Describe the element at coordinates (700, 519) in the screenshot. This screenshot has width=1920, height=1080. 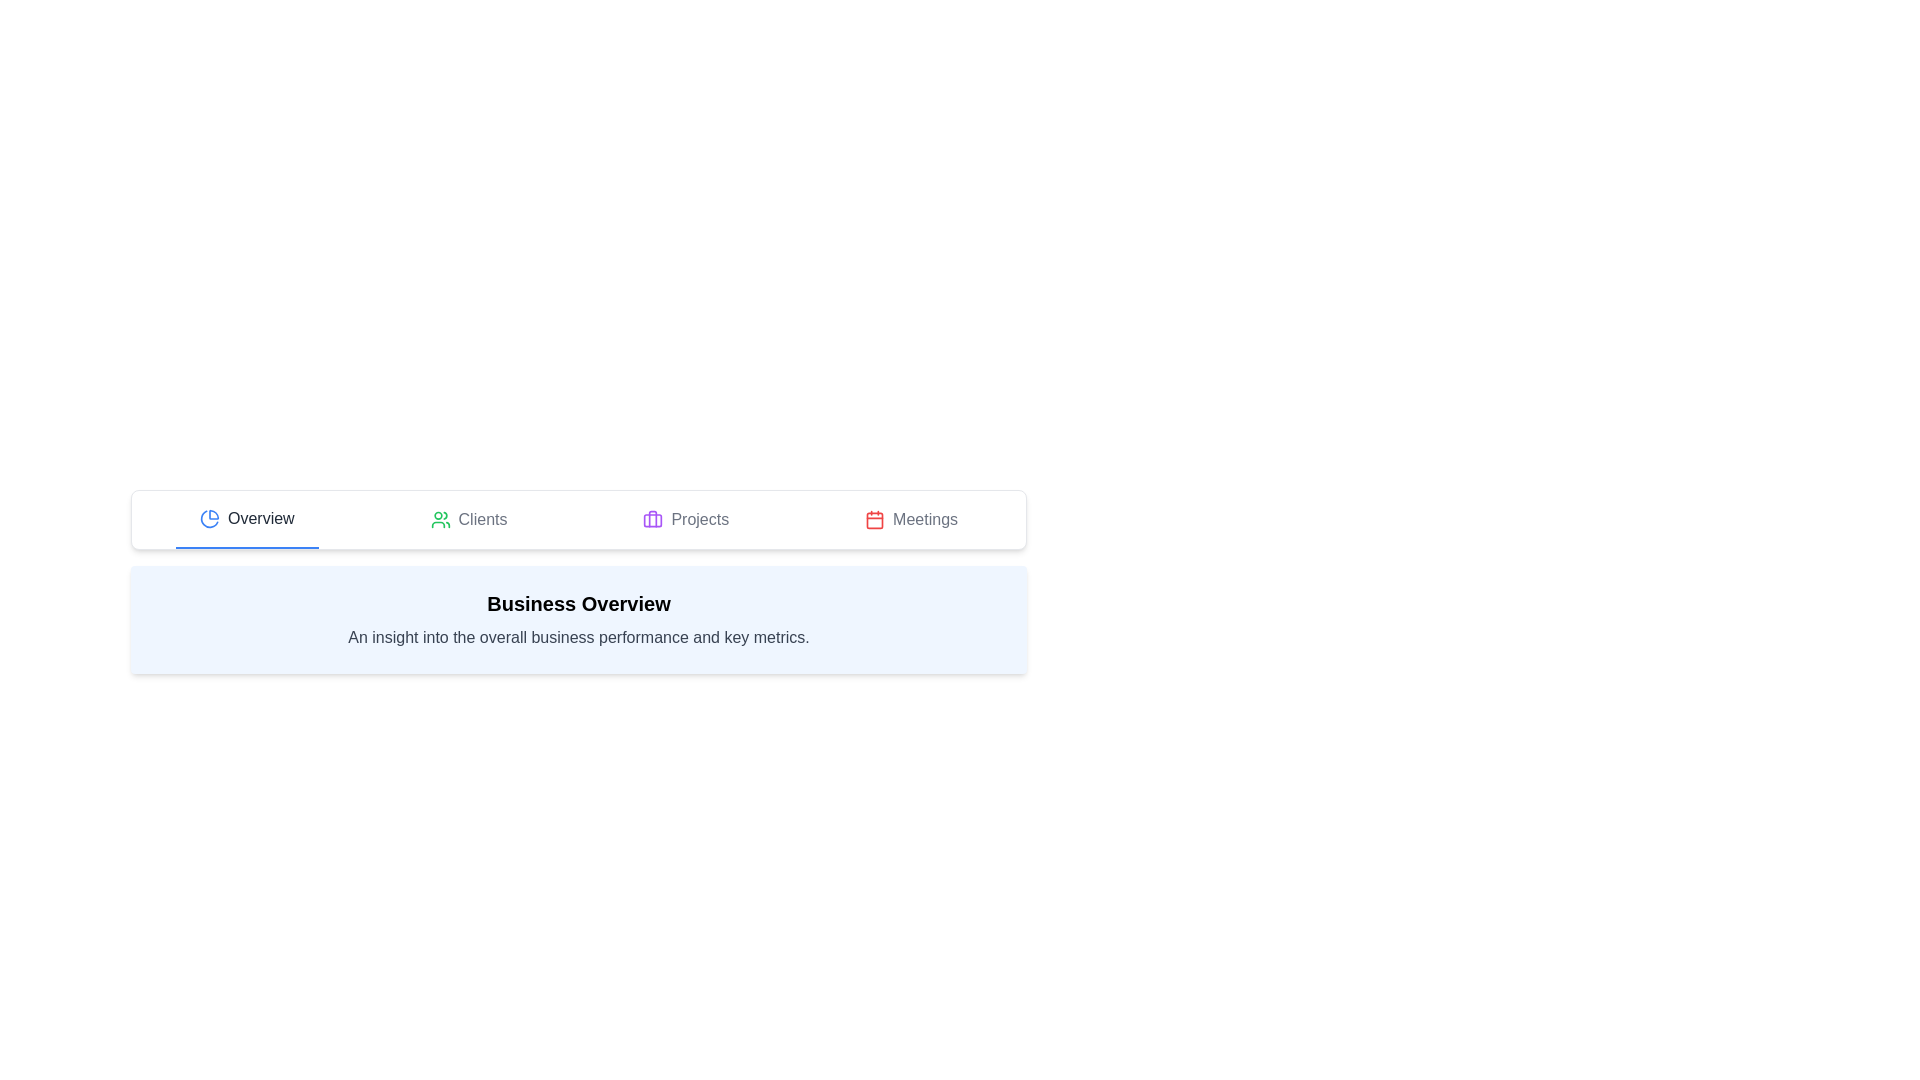
I see `the 'Projects' text label in the navigation menu` at that location.